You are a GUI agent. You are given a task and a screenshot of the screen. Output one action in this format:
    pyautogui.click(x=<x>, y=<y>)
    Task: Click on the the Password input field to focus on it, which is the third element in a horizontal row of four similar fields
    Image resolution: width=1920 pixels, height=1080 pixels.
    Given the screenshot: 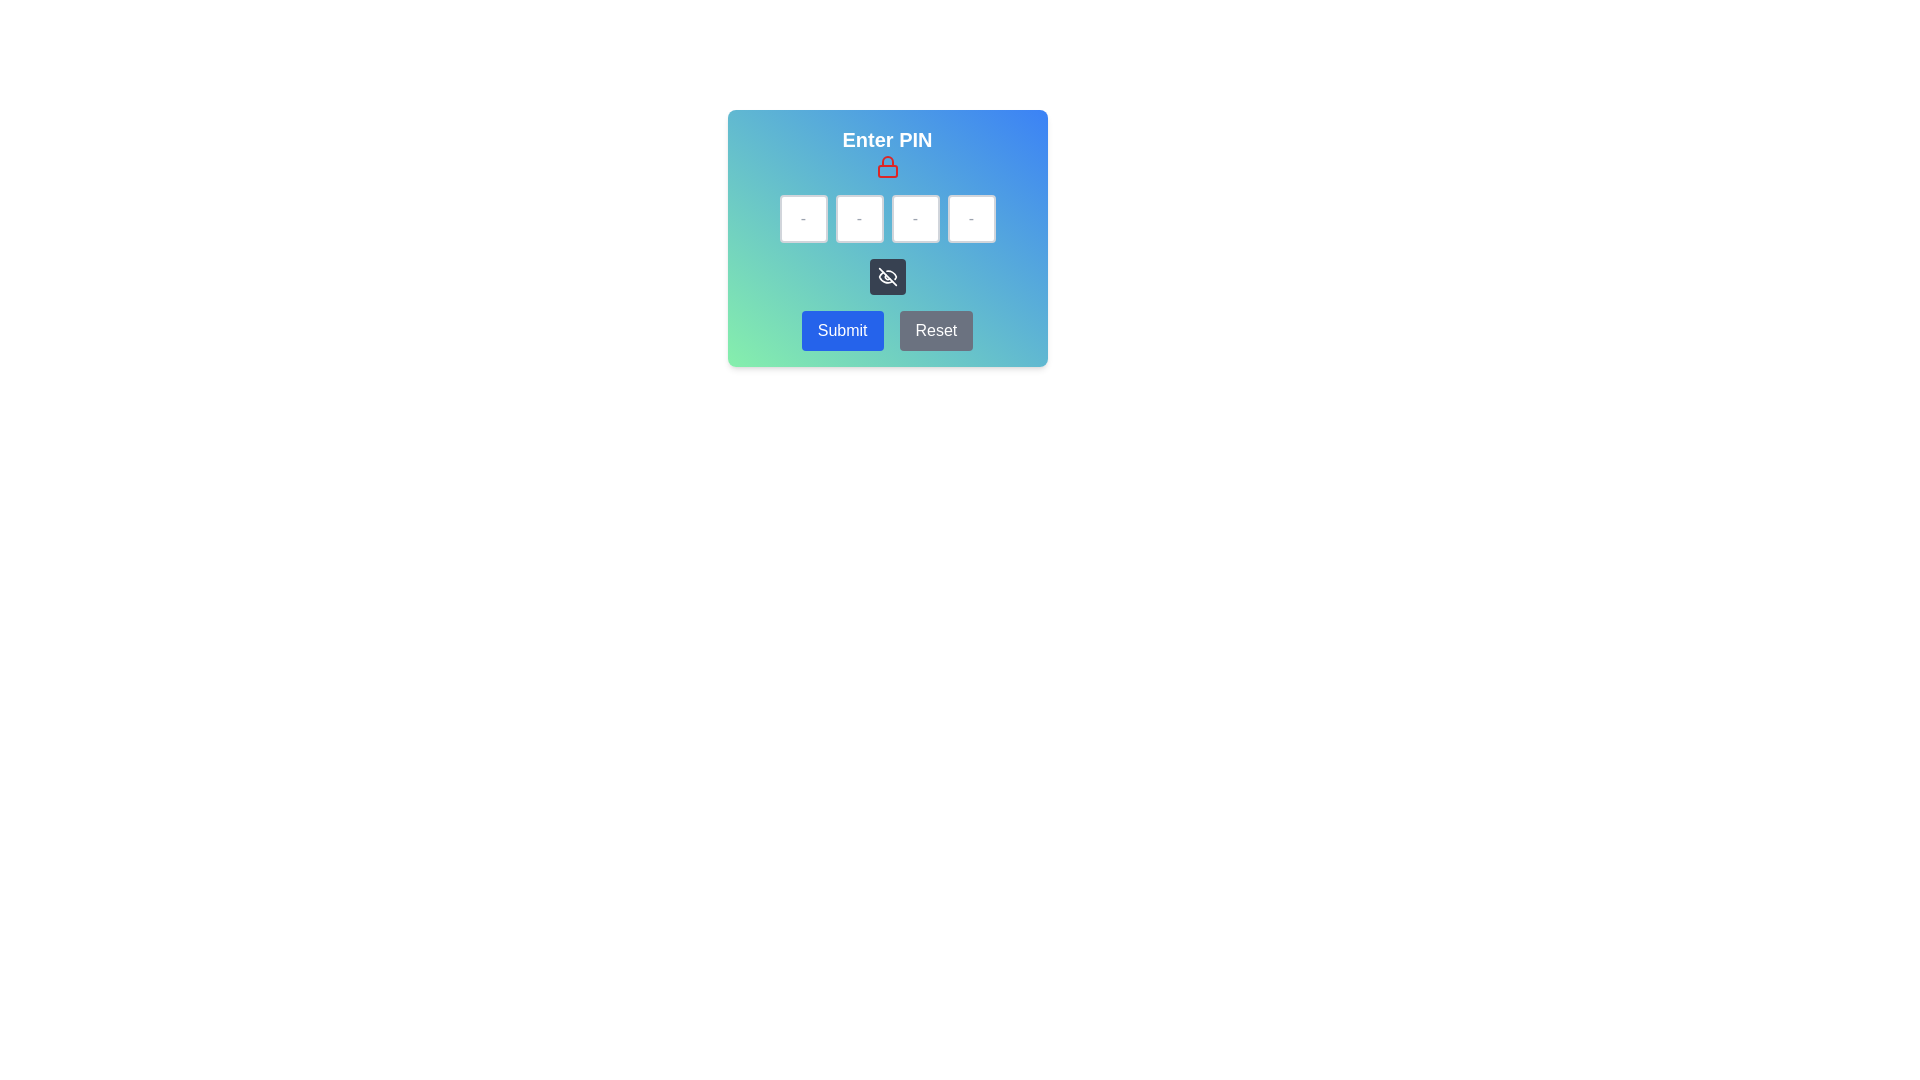 What is the action you would take?
    pyautogui.click(x=914, y=218)
    